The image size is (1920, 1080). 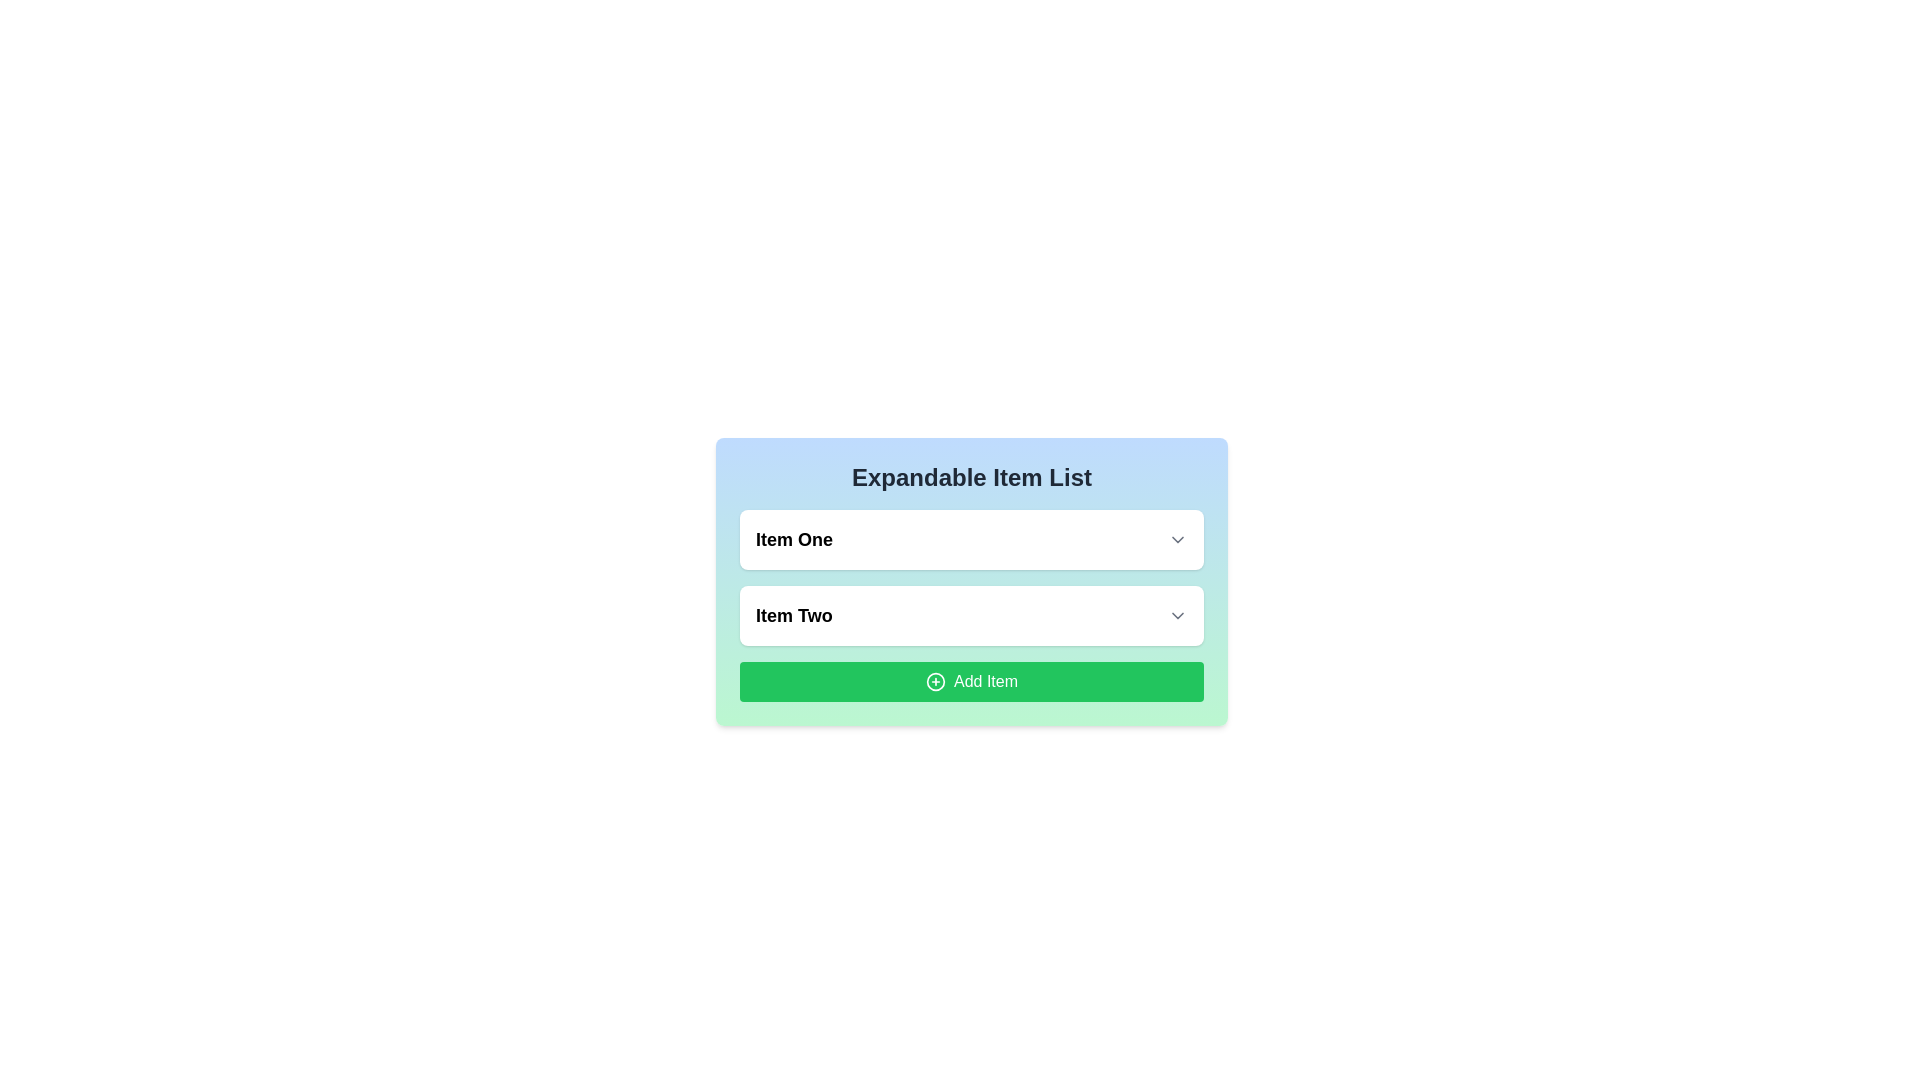 I want to click on the arrow of the dropdown menu item labeled 'Item Two' to visualize interactivity, so click(x=971, y=615).